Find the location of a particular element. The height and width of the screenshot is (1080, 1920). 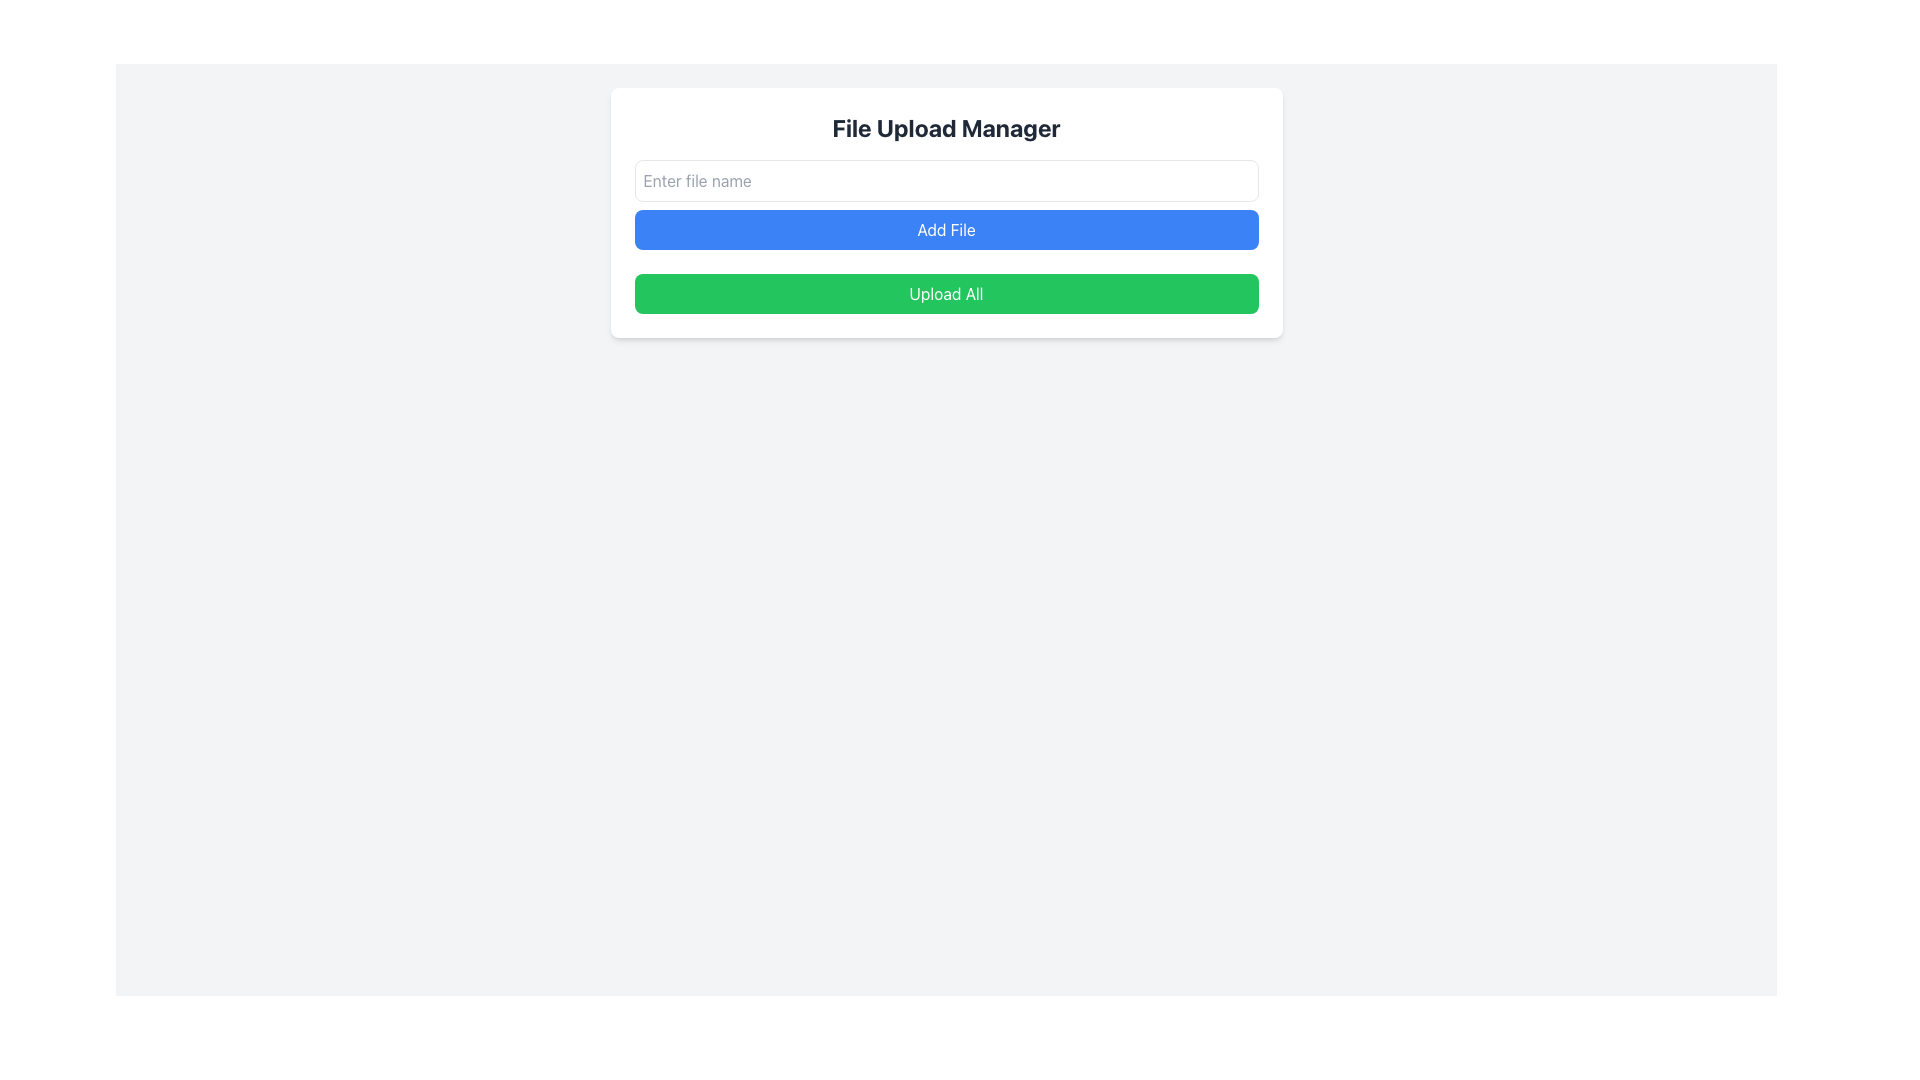

the second button located under the blue 'Add File' button in the 'File Upload Manager' to upload all files is located at coordinates (945, 293).